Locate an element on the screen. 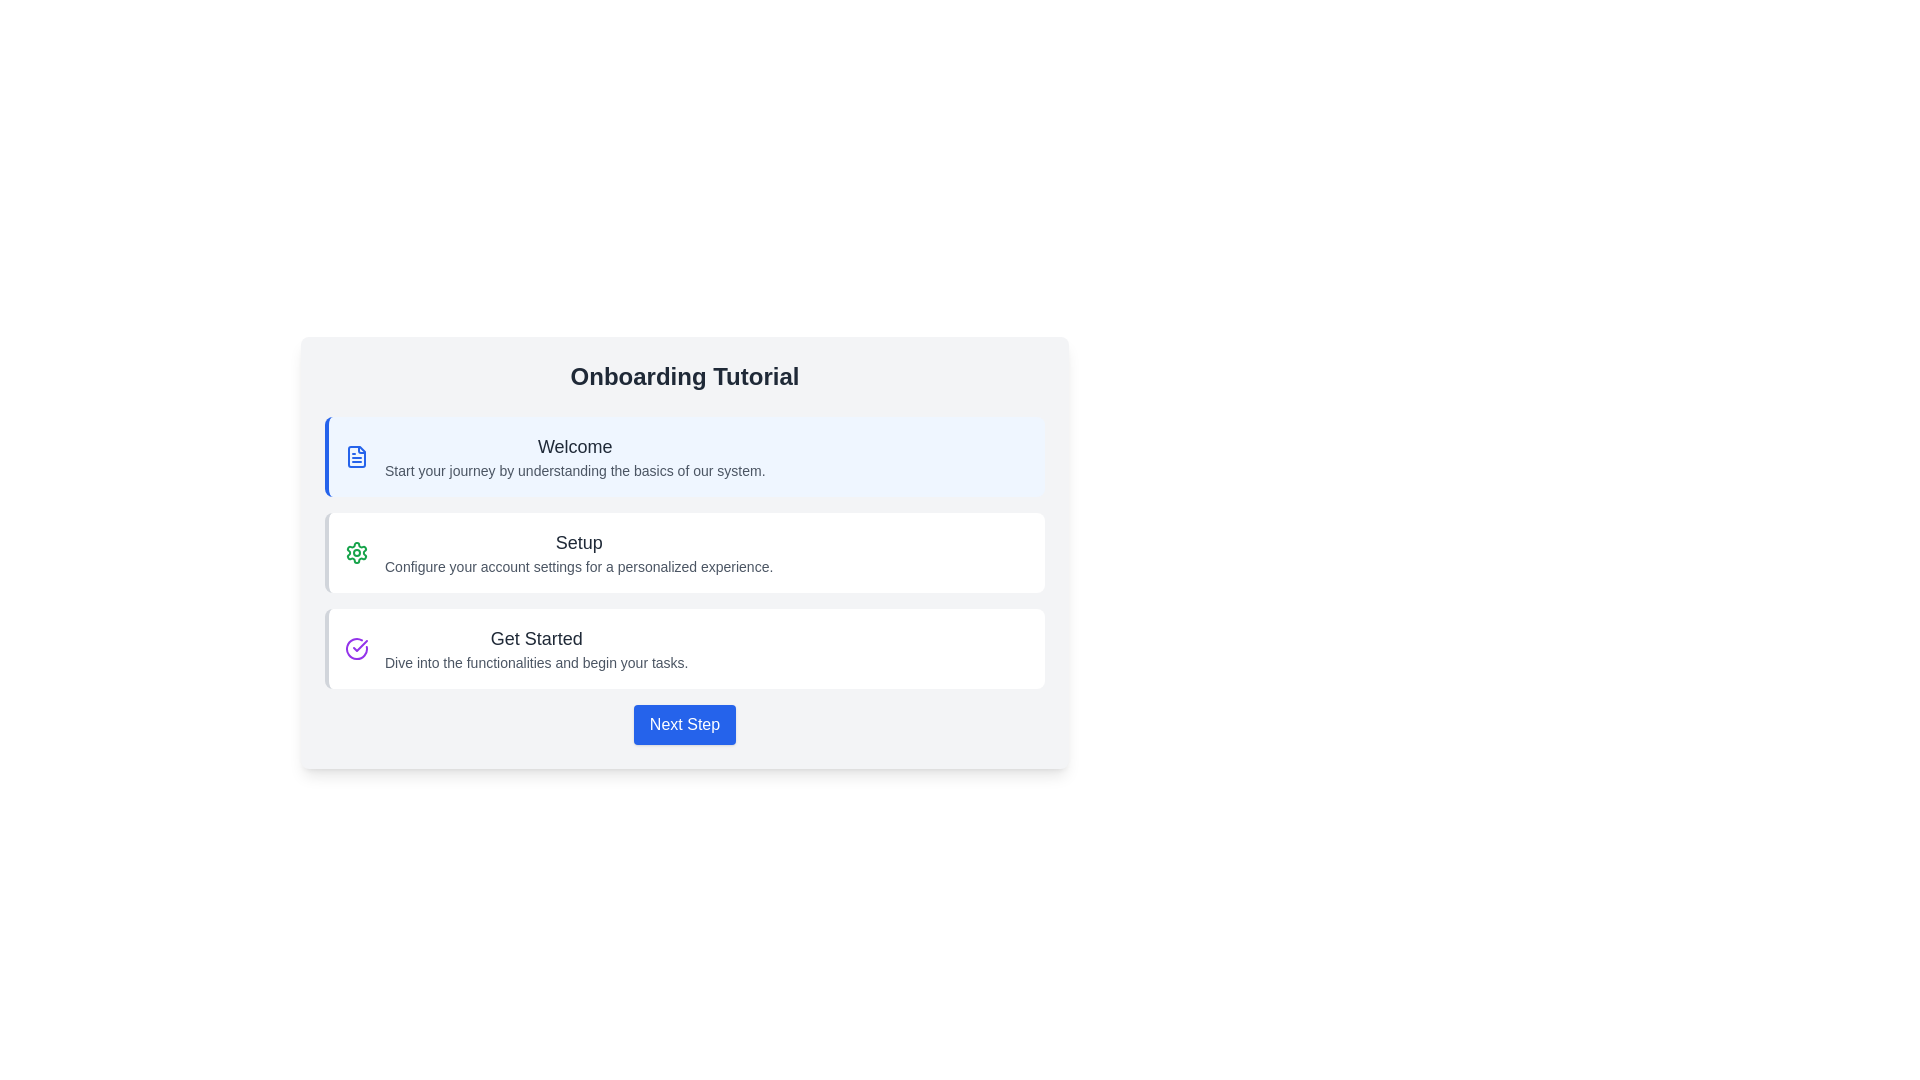 Image resolution: width=1920 pixels, height=1080 pixels. the informational panel titled 'Setup', which includes the description 'Configure your account settings for a personalized experience.' is located at coordinates (685, 552).